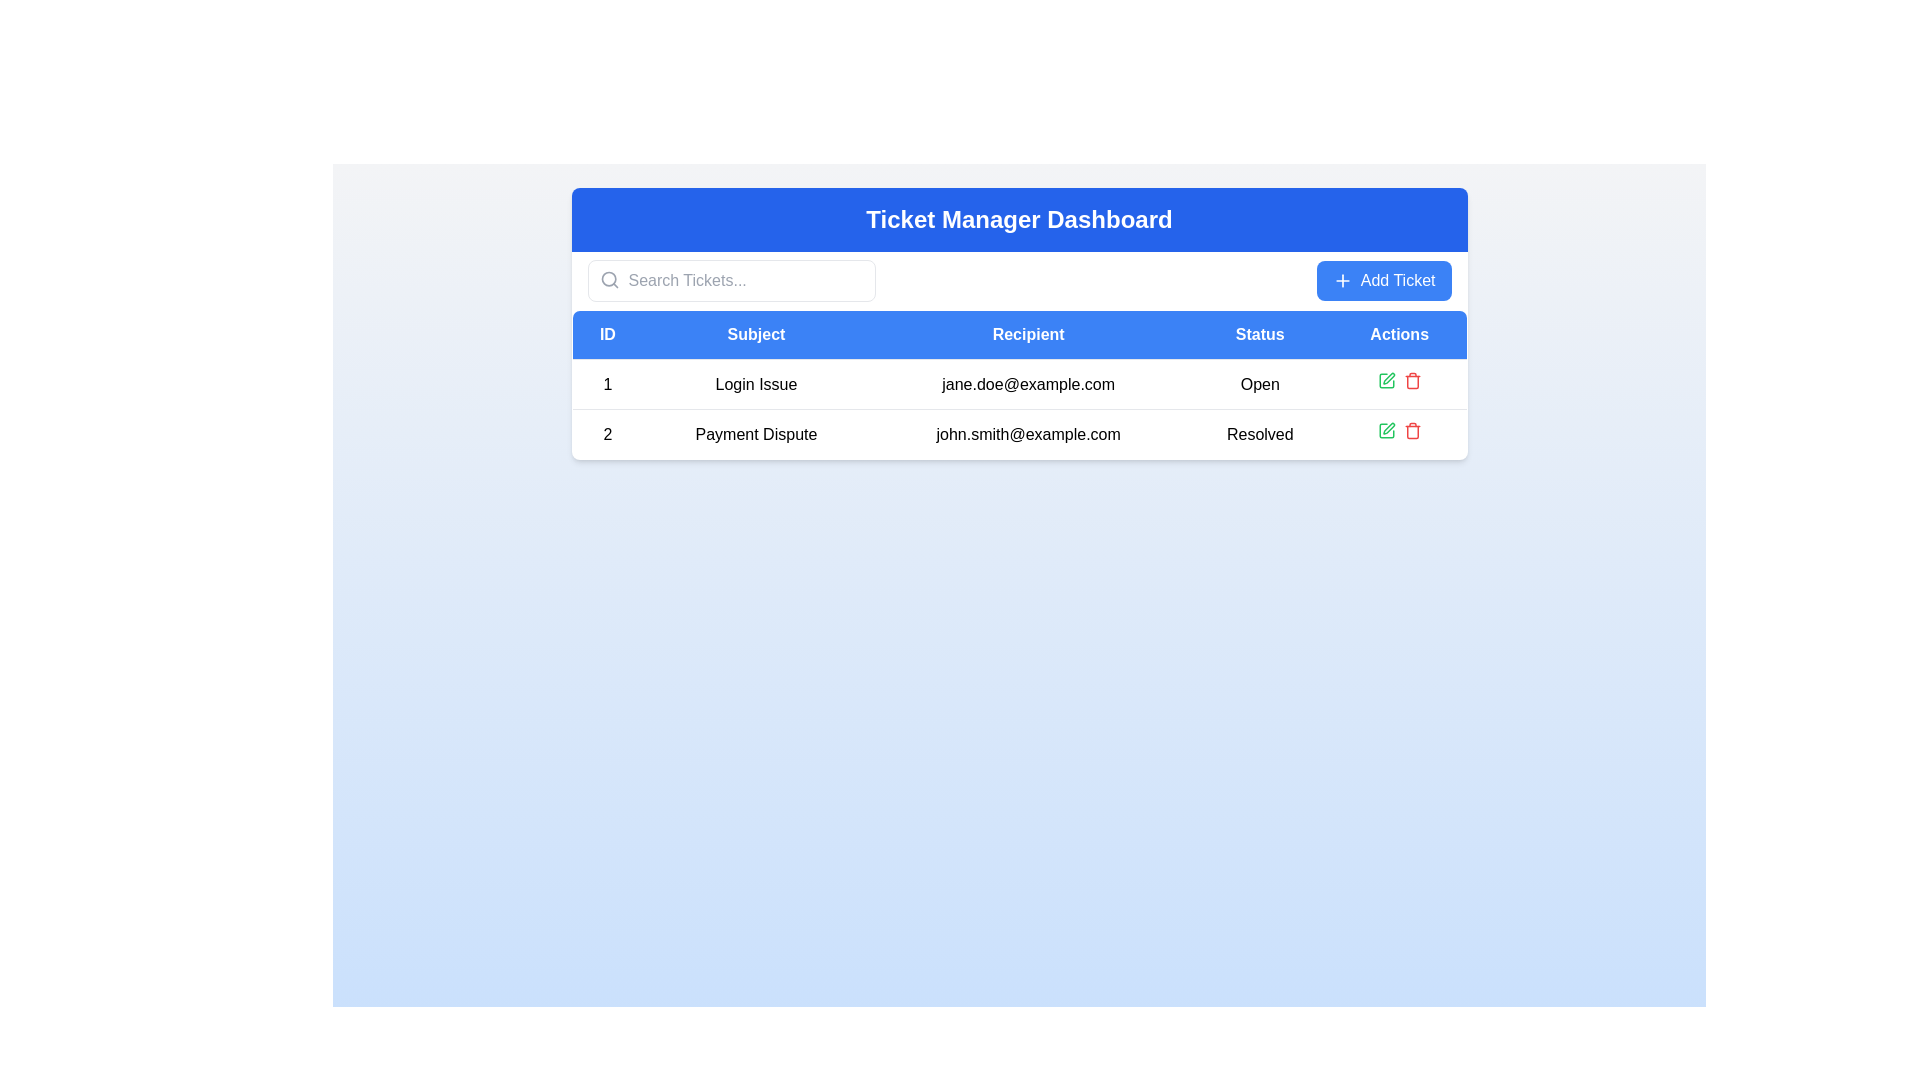 Image resolution: width=1920 pixels, height=1080 pixels. Describe the element at coordinates (1387, 427) in the screenshot. I see `the pen icon in the actions column of the second row in the table` at that location.